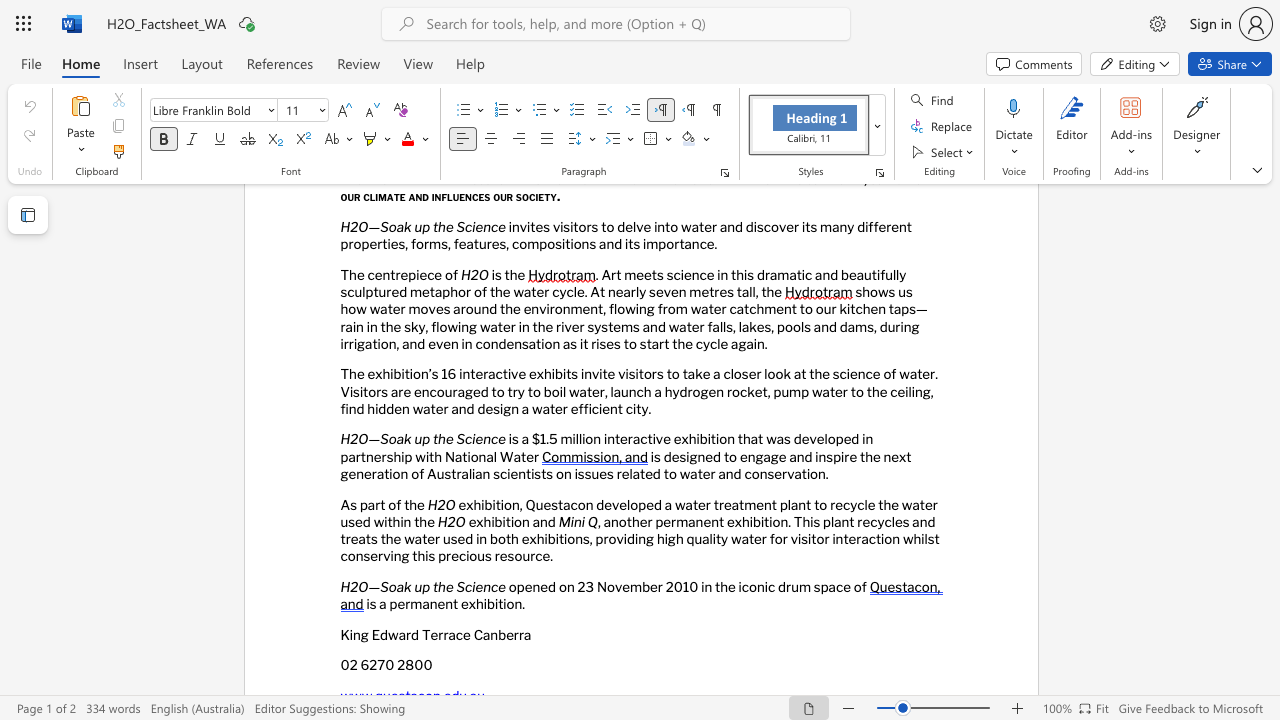 Image resolution: width=1280 pixels, height=720 pixels. What do you see at coordinates (890, 503) in the screenshot?
I see `the subset text "e water used within th" within the text "exhibition, Questacon developed a water treatment plant to recycle the water used within the"` at bounding box center [890, 503].